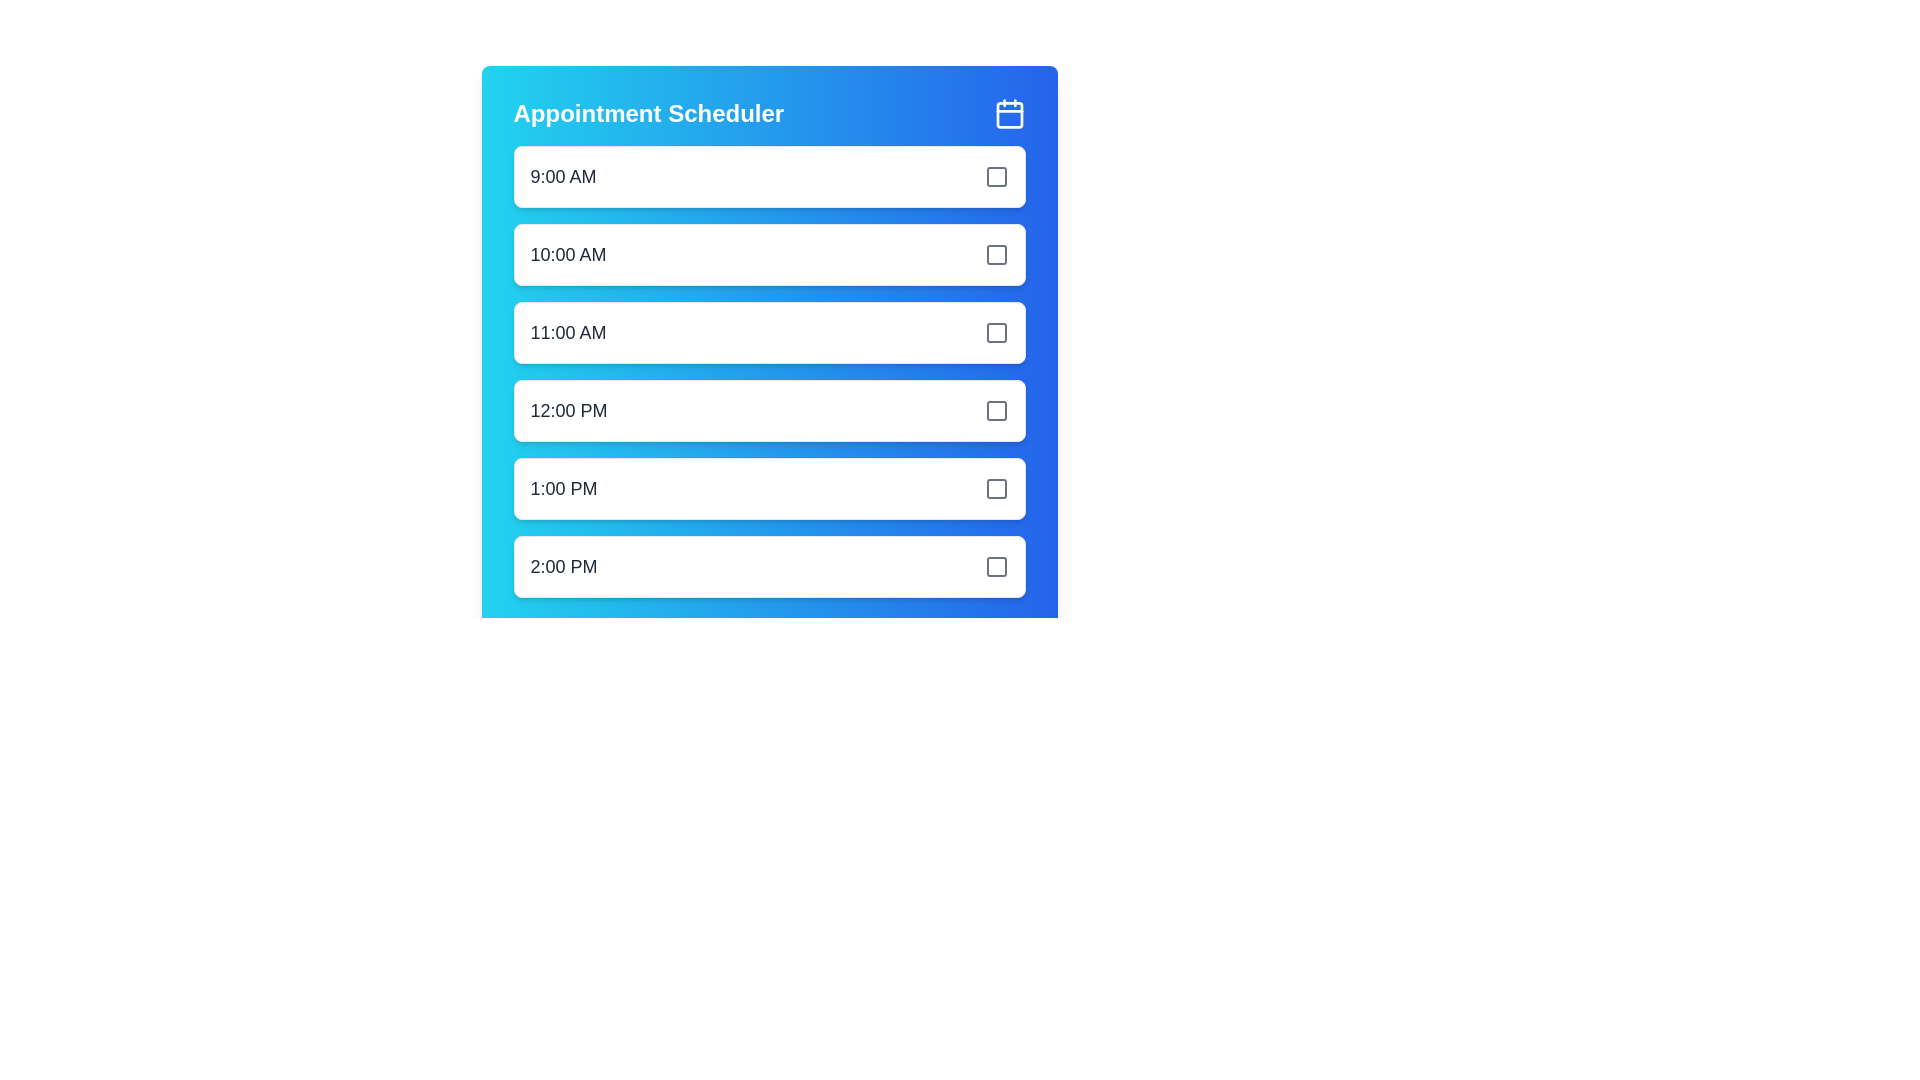  Describe the element at coordinates (768, 114) in the screenshot. I see `the header of the appointment scheduler to view its details` at that location.